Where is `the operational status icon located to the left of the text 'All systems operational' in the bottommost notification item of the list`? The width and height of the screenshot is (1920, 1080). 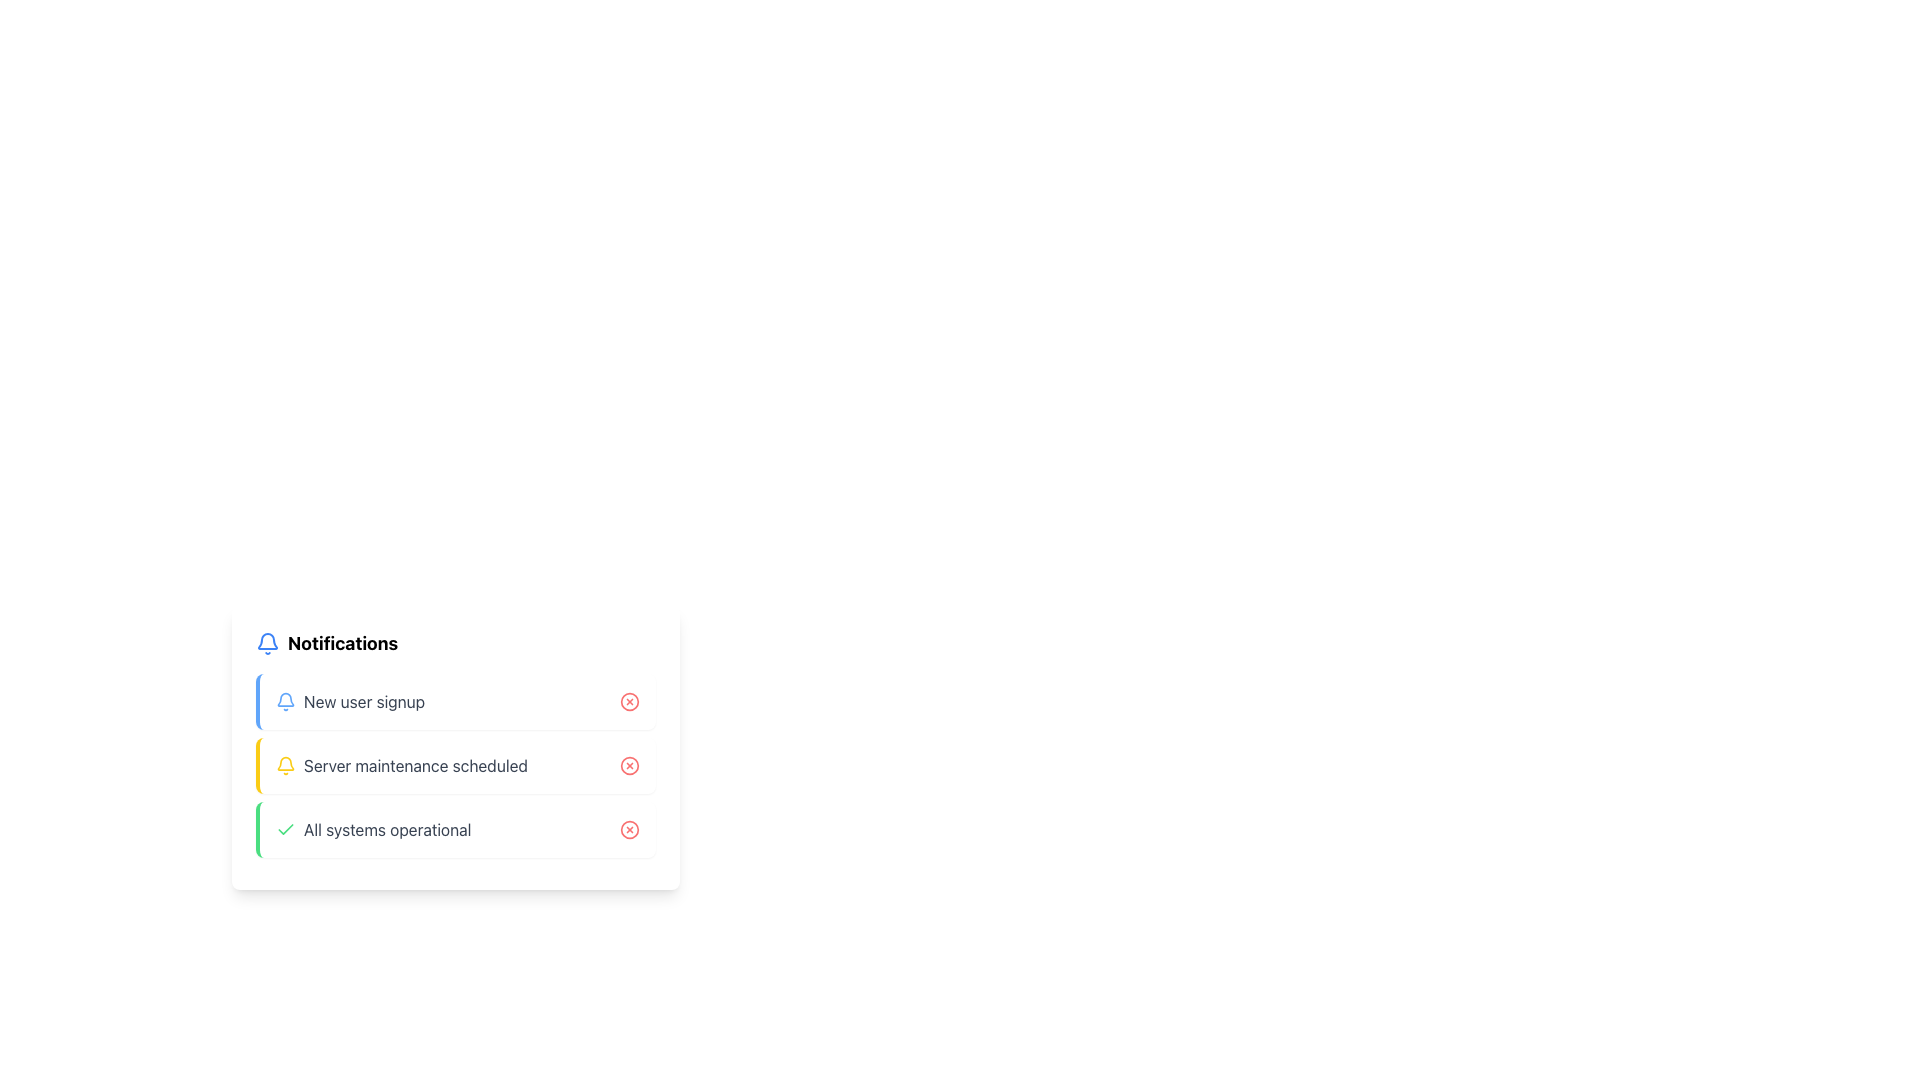
the operational status icon located to the left of the text 'All systems operational' in the bottommost notification item of the list is located at coordinates (285, 829).